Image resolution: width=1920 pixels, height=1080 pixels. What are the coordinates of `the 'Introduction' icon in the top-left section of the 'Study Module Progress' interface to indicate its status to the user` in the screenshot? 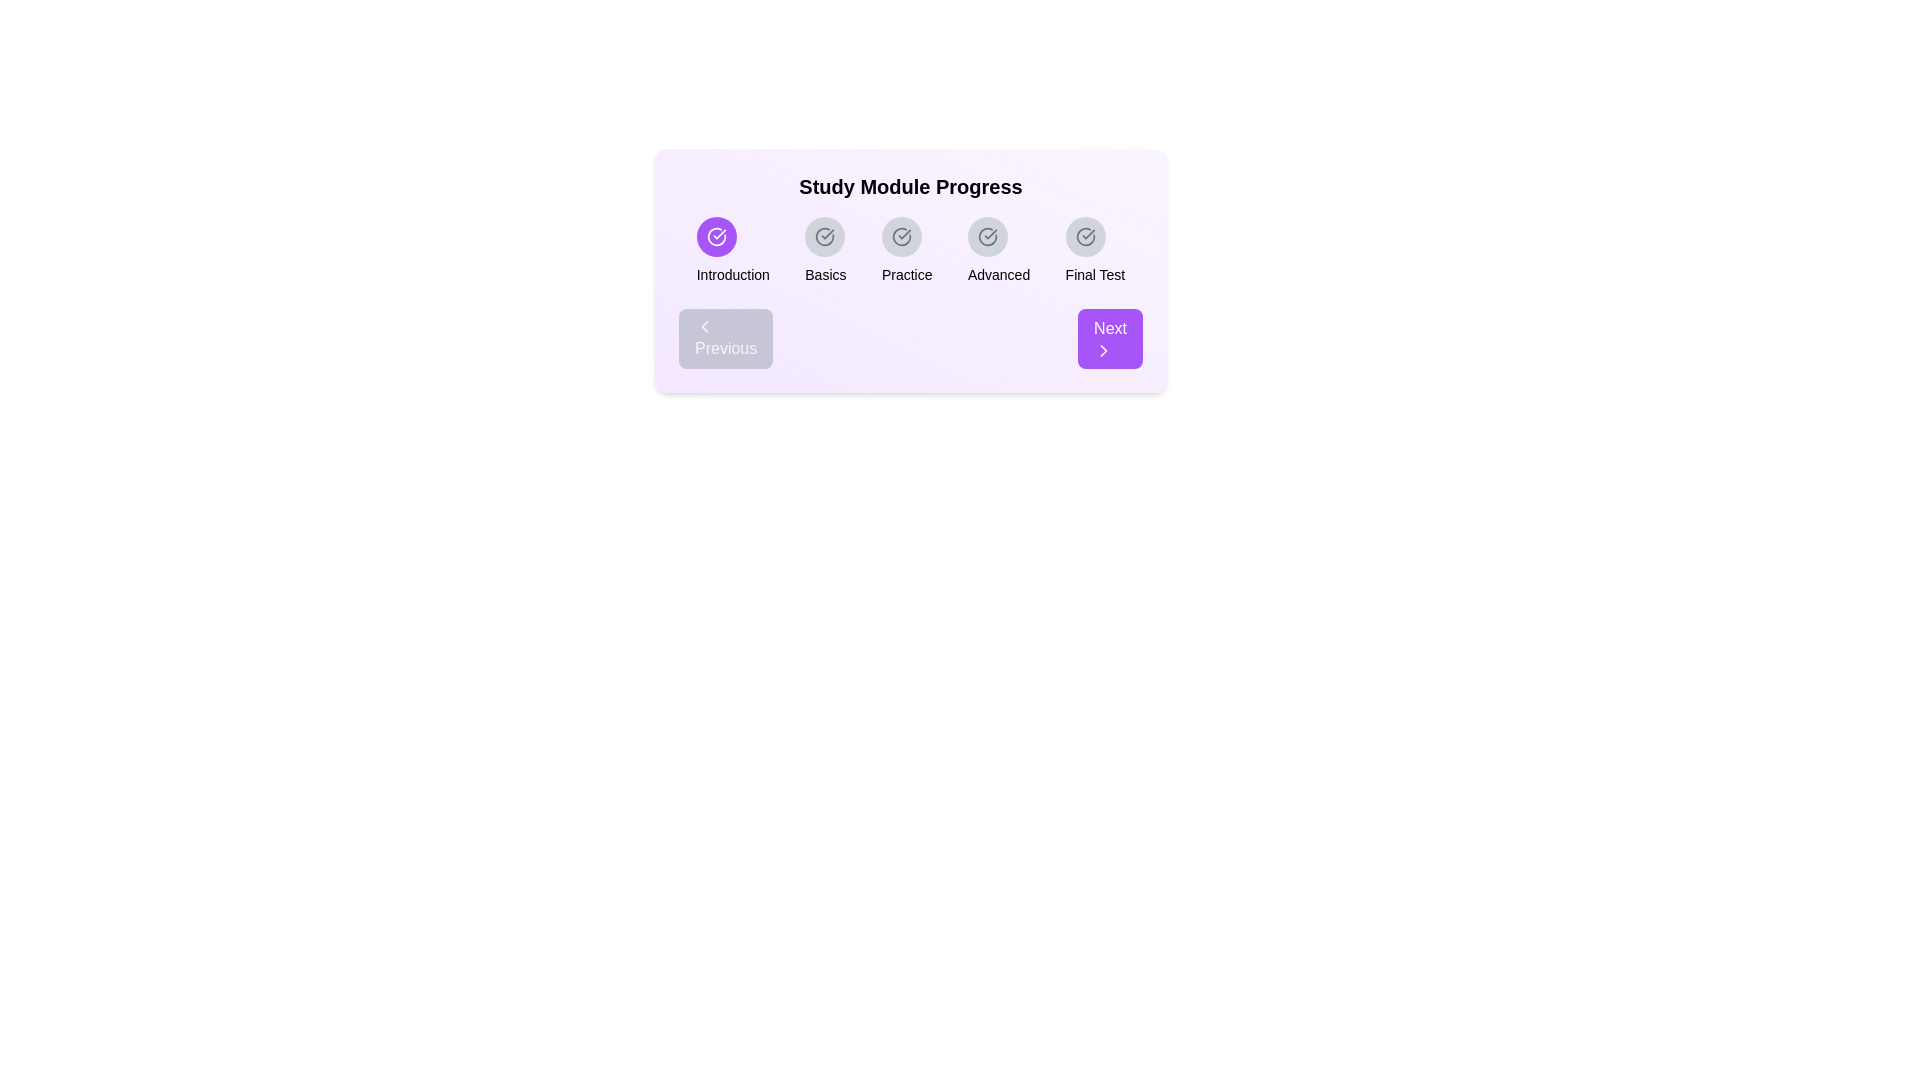 It's located at (716, 235).